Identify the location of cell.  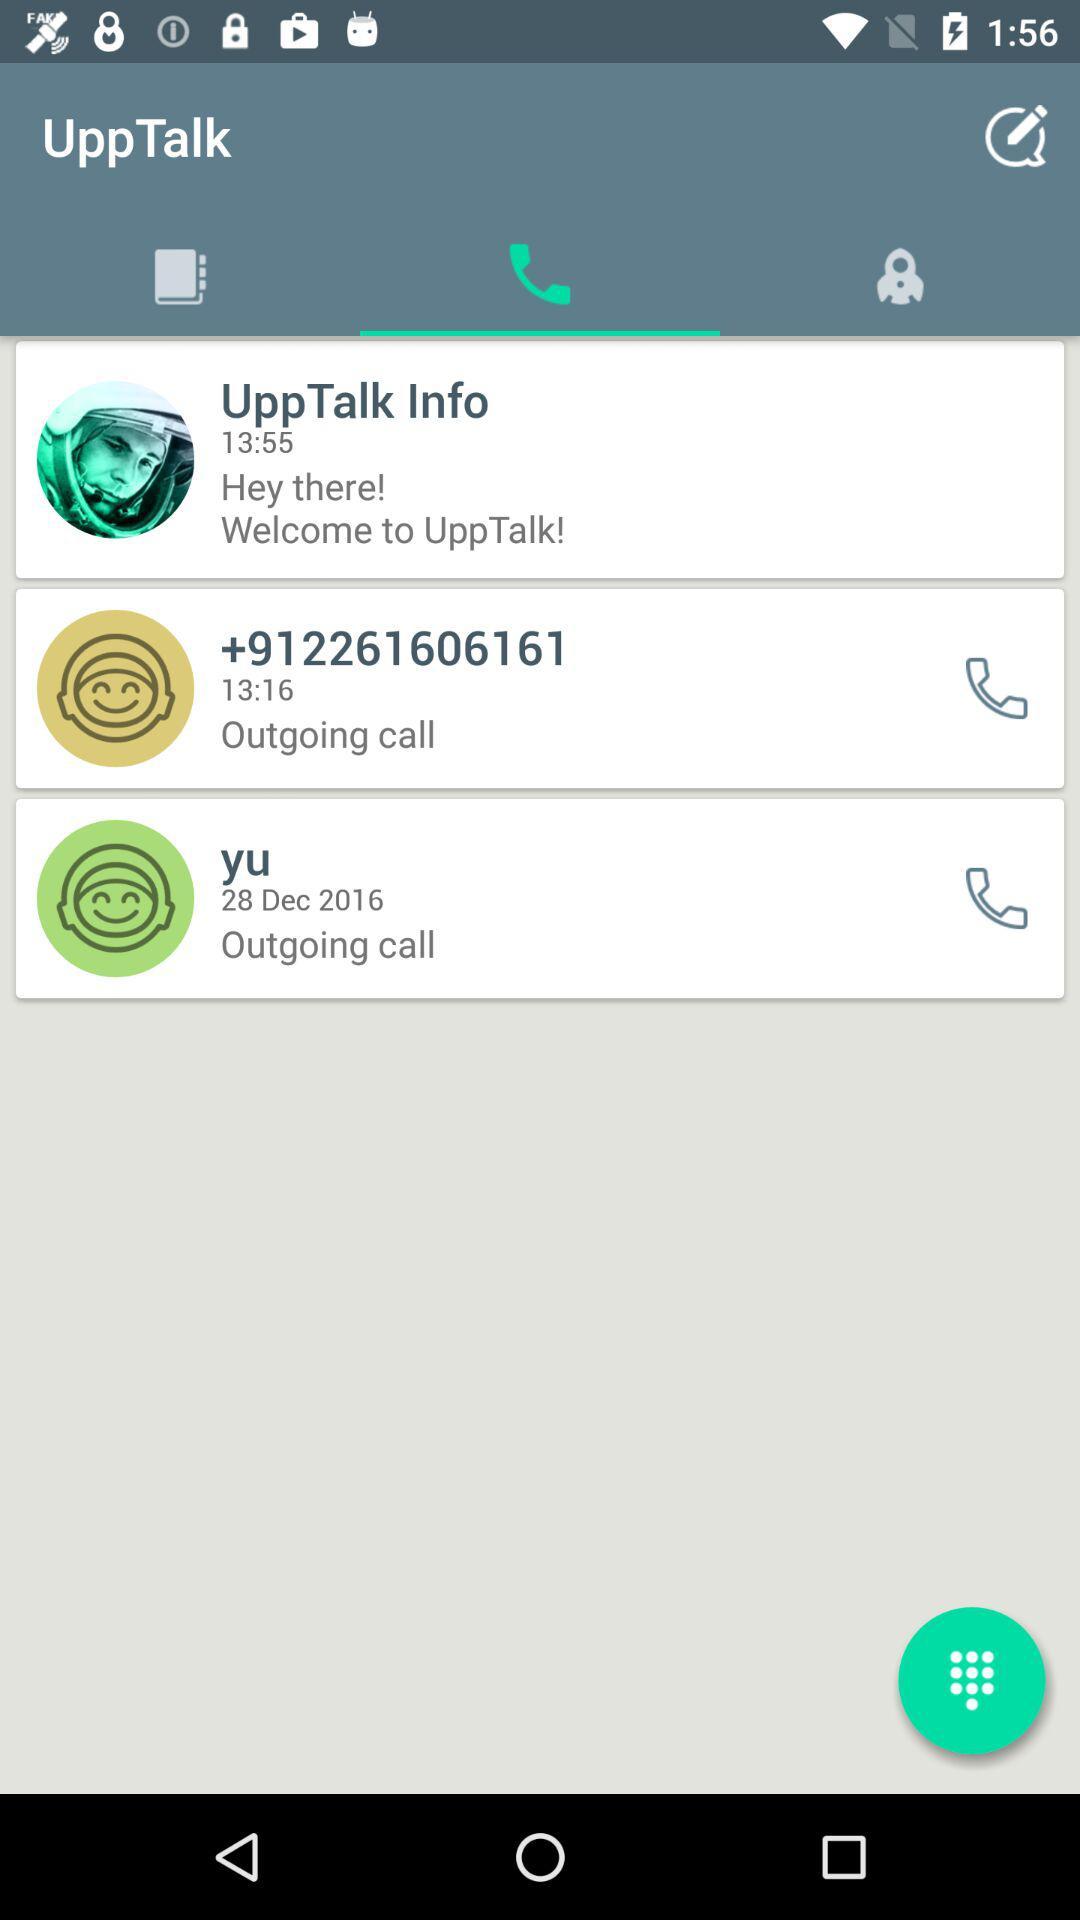
(1009, 688).